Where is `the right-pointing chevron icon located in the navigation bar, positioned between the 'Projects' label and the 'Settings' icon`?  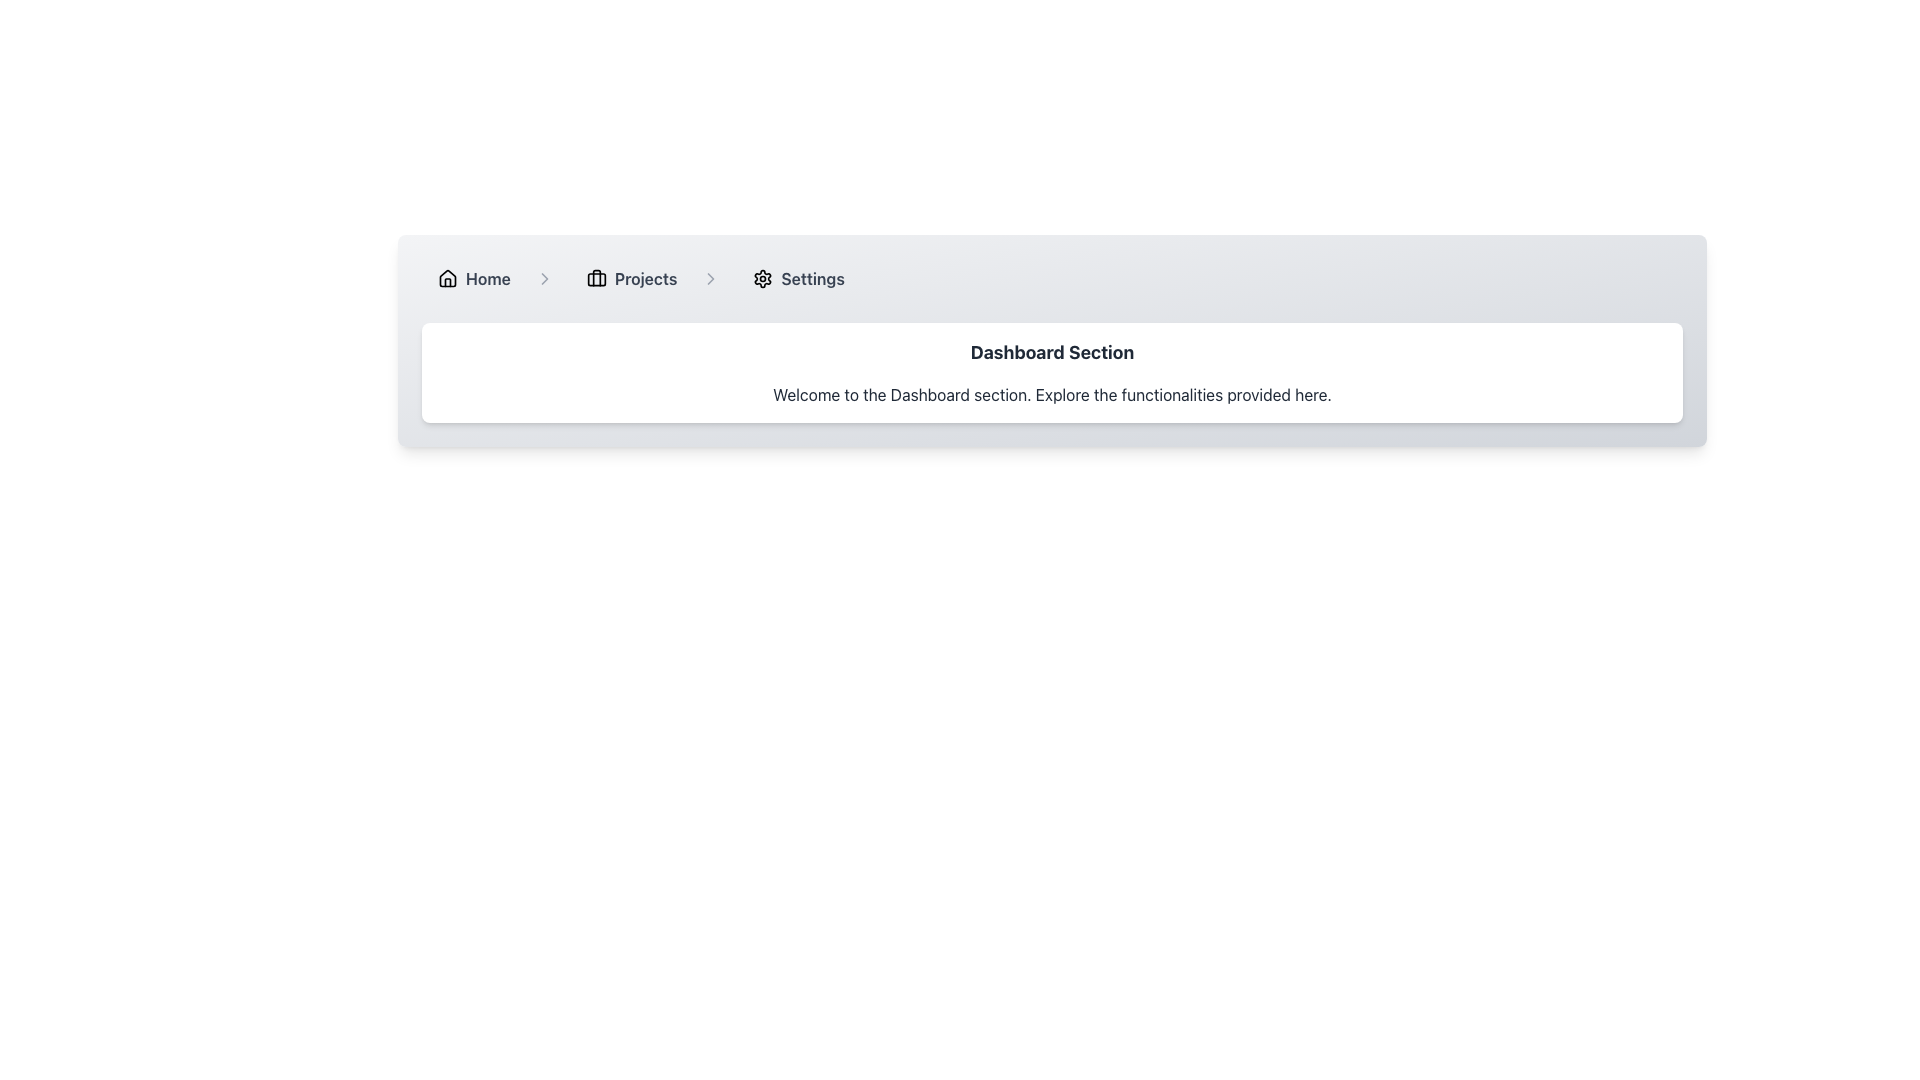
the right-pointing chevron icon located in the navigation bar, positioned between the 'Projects' label and the 'Settings' icon is located at coordinates (711, 278).